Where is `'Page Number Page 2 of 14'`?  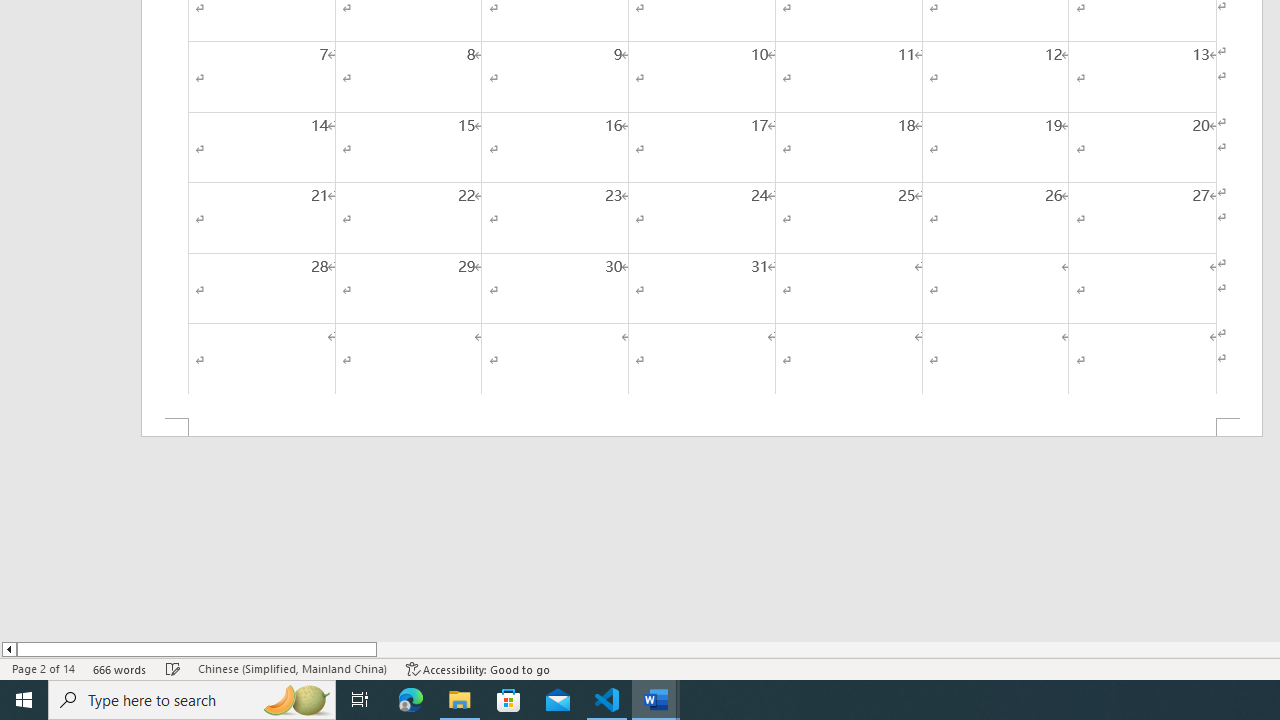
'Page Number Page 2 of 14' is located at coordinates (43, 669).